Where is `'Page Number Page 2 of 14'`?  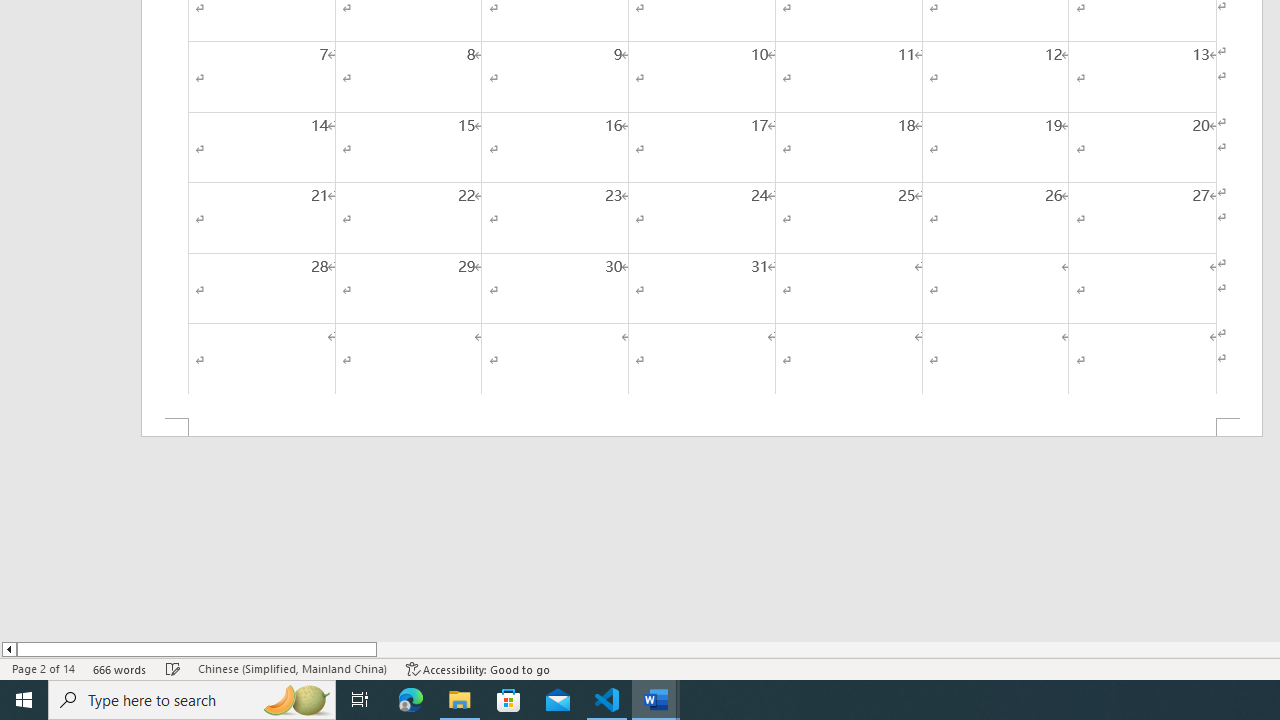
'Page Number Page 2 of 14' is located at coordinates (43, 669).